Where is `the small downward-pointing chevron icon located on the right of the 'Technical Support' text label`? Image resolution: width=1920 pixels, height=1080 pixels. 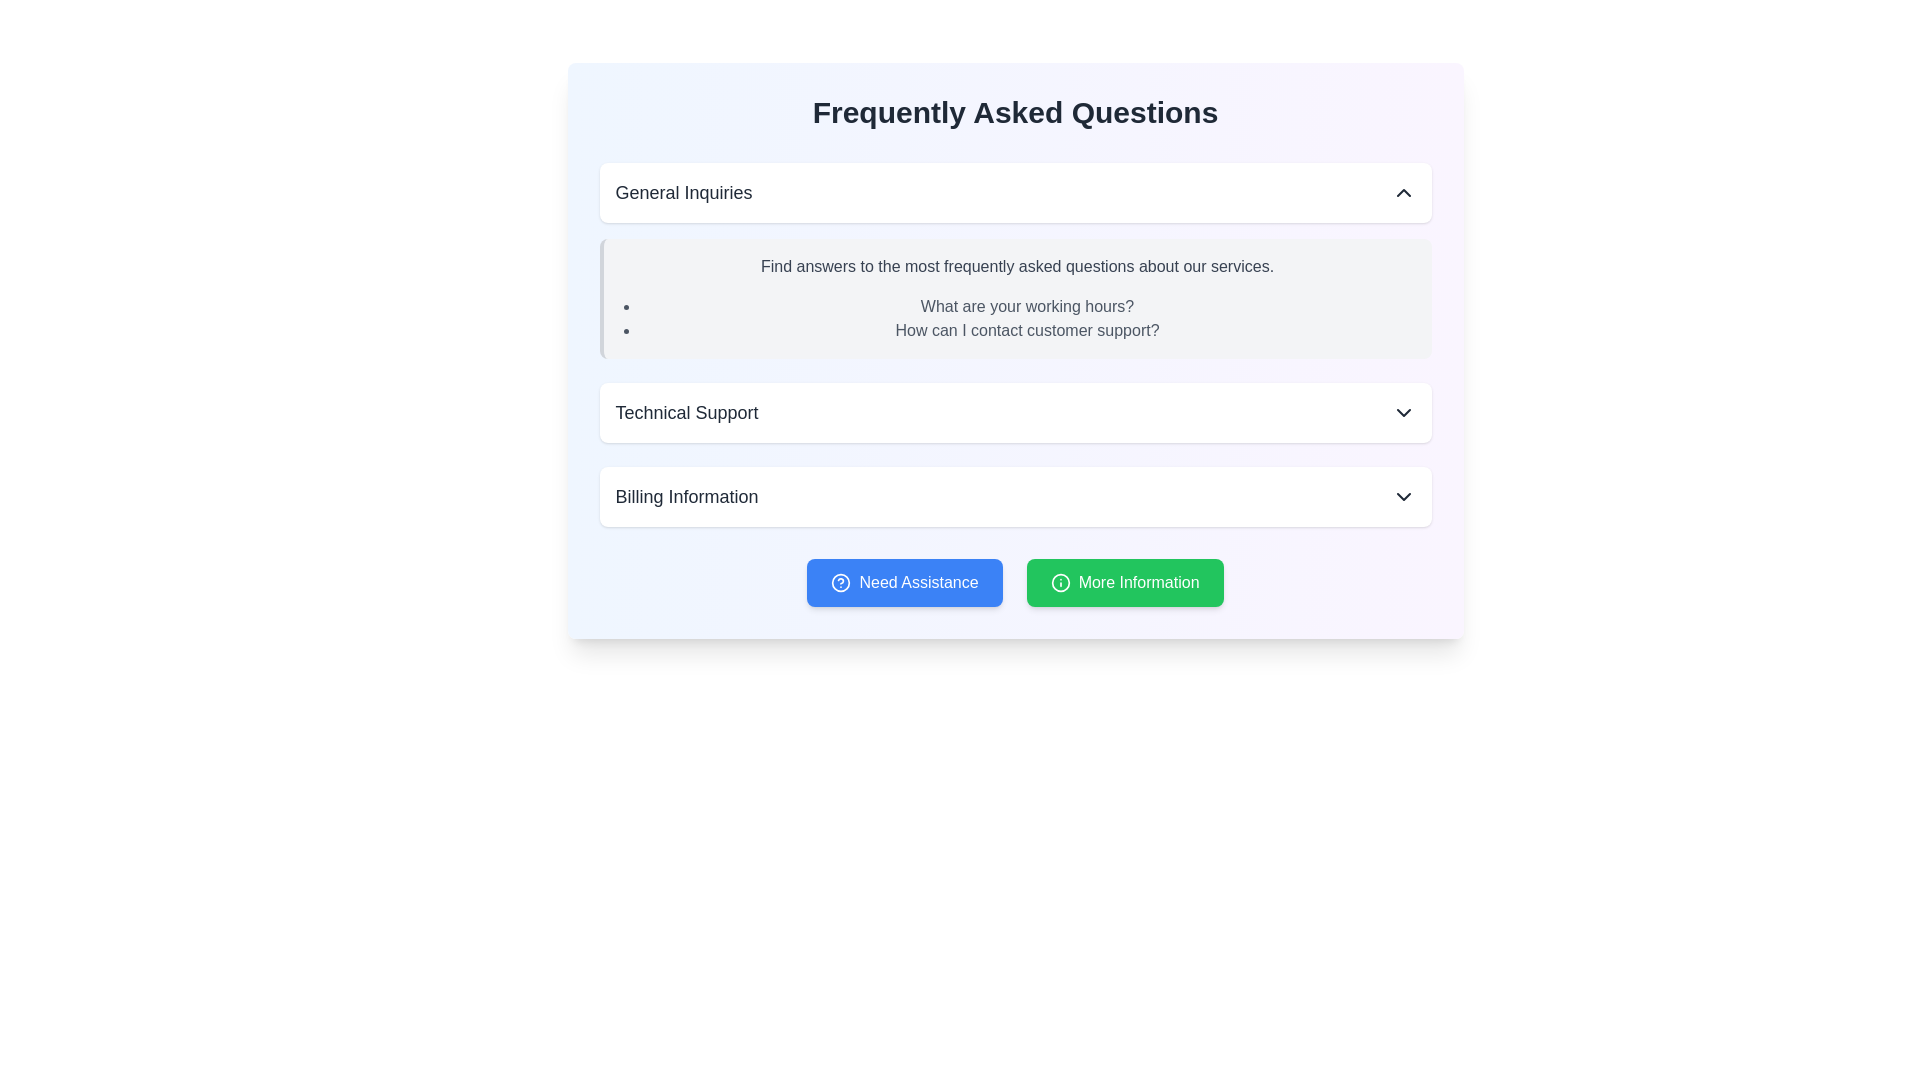 the small downward-pointing chevron icon located on the right of the 'Technical Support' text label is located at coordinates (1402, 411).